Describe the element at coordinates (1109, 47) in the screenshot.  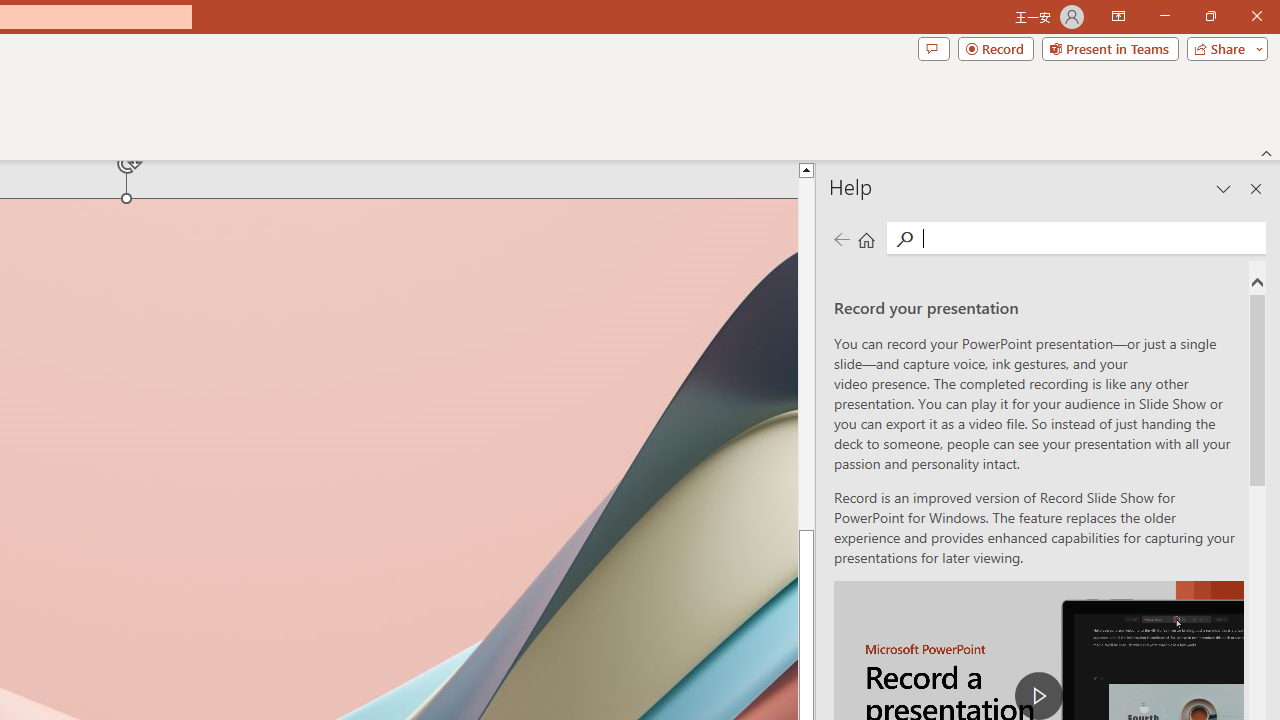
I see `'Present in Teams'` at that location.